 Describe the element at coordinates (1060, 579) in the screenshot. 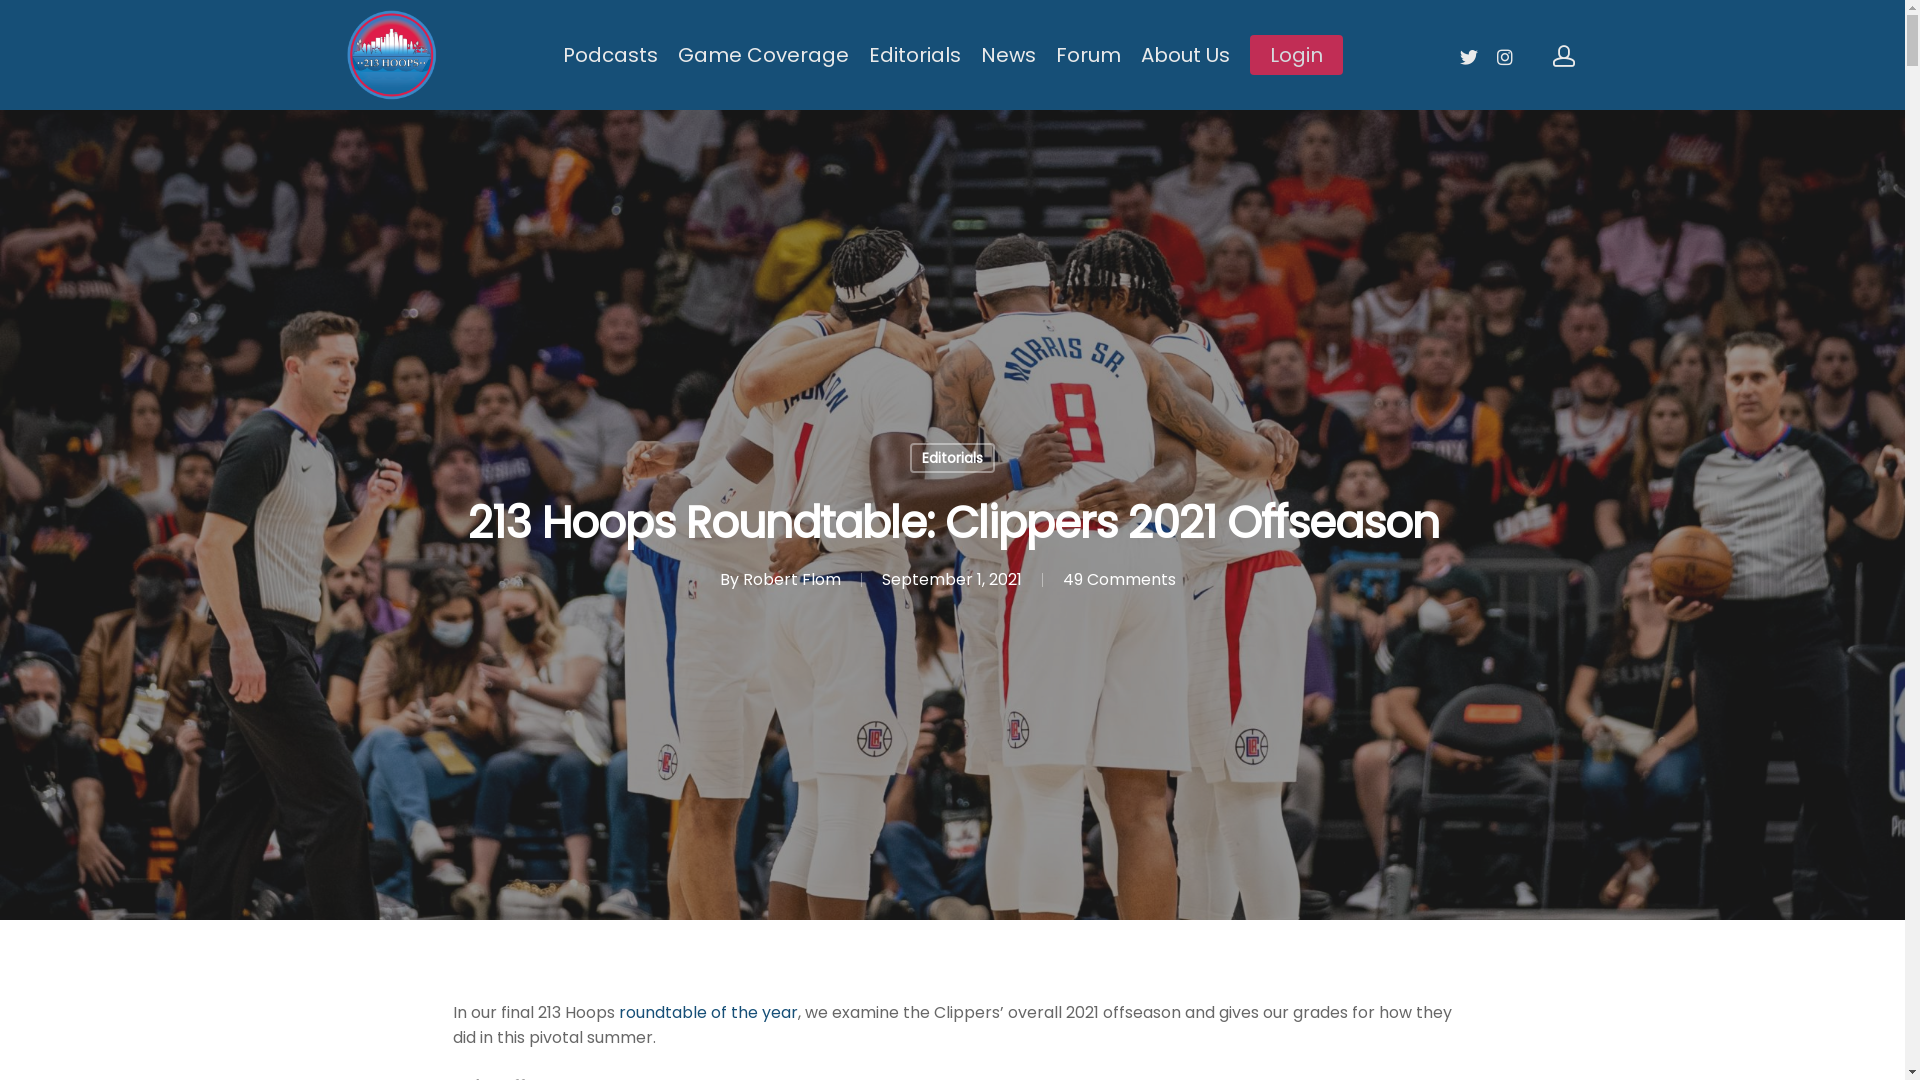

I see `'49 Comments'` at that location.